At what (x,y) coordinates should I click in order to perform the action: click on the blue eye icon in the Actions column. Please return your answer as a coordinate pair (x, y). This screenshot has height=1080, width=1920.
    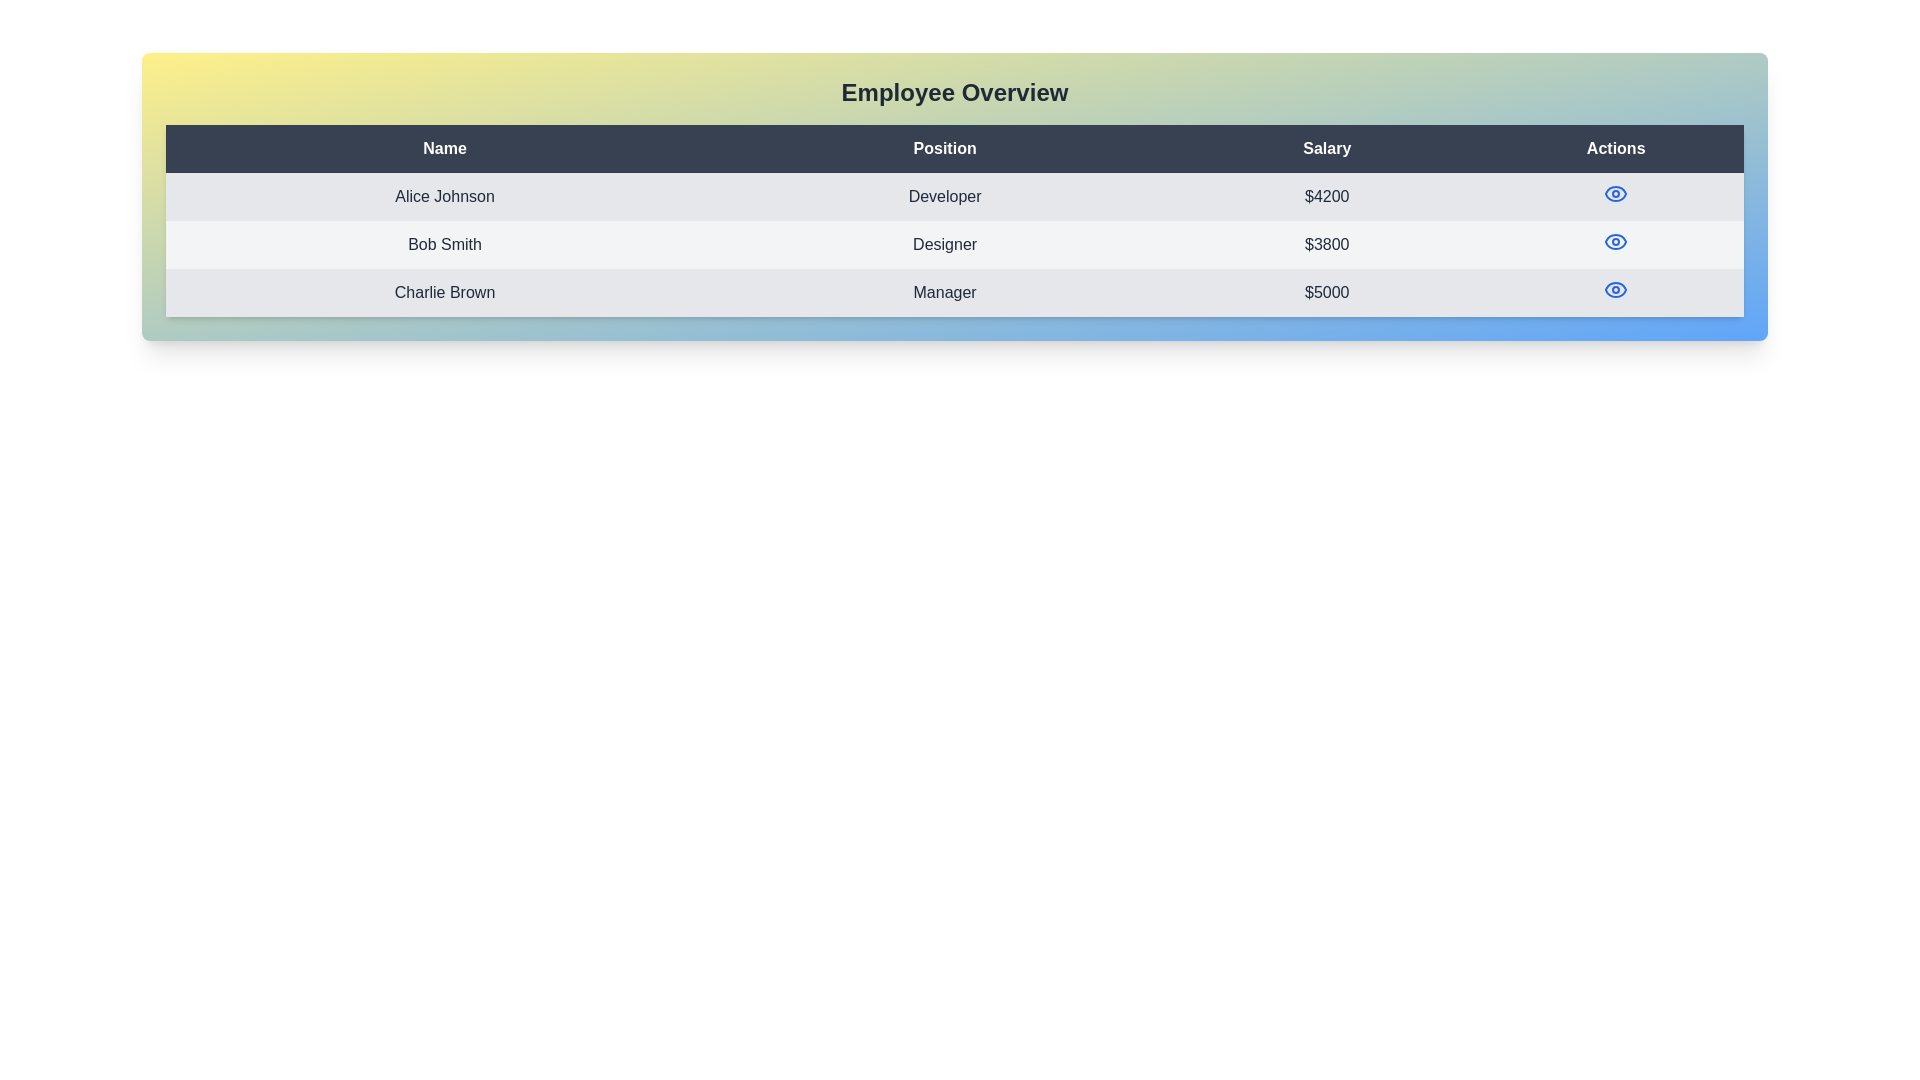
    Looking at the image, I should click on (1616, 293).